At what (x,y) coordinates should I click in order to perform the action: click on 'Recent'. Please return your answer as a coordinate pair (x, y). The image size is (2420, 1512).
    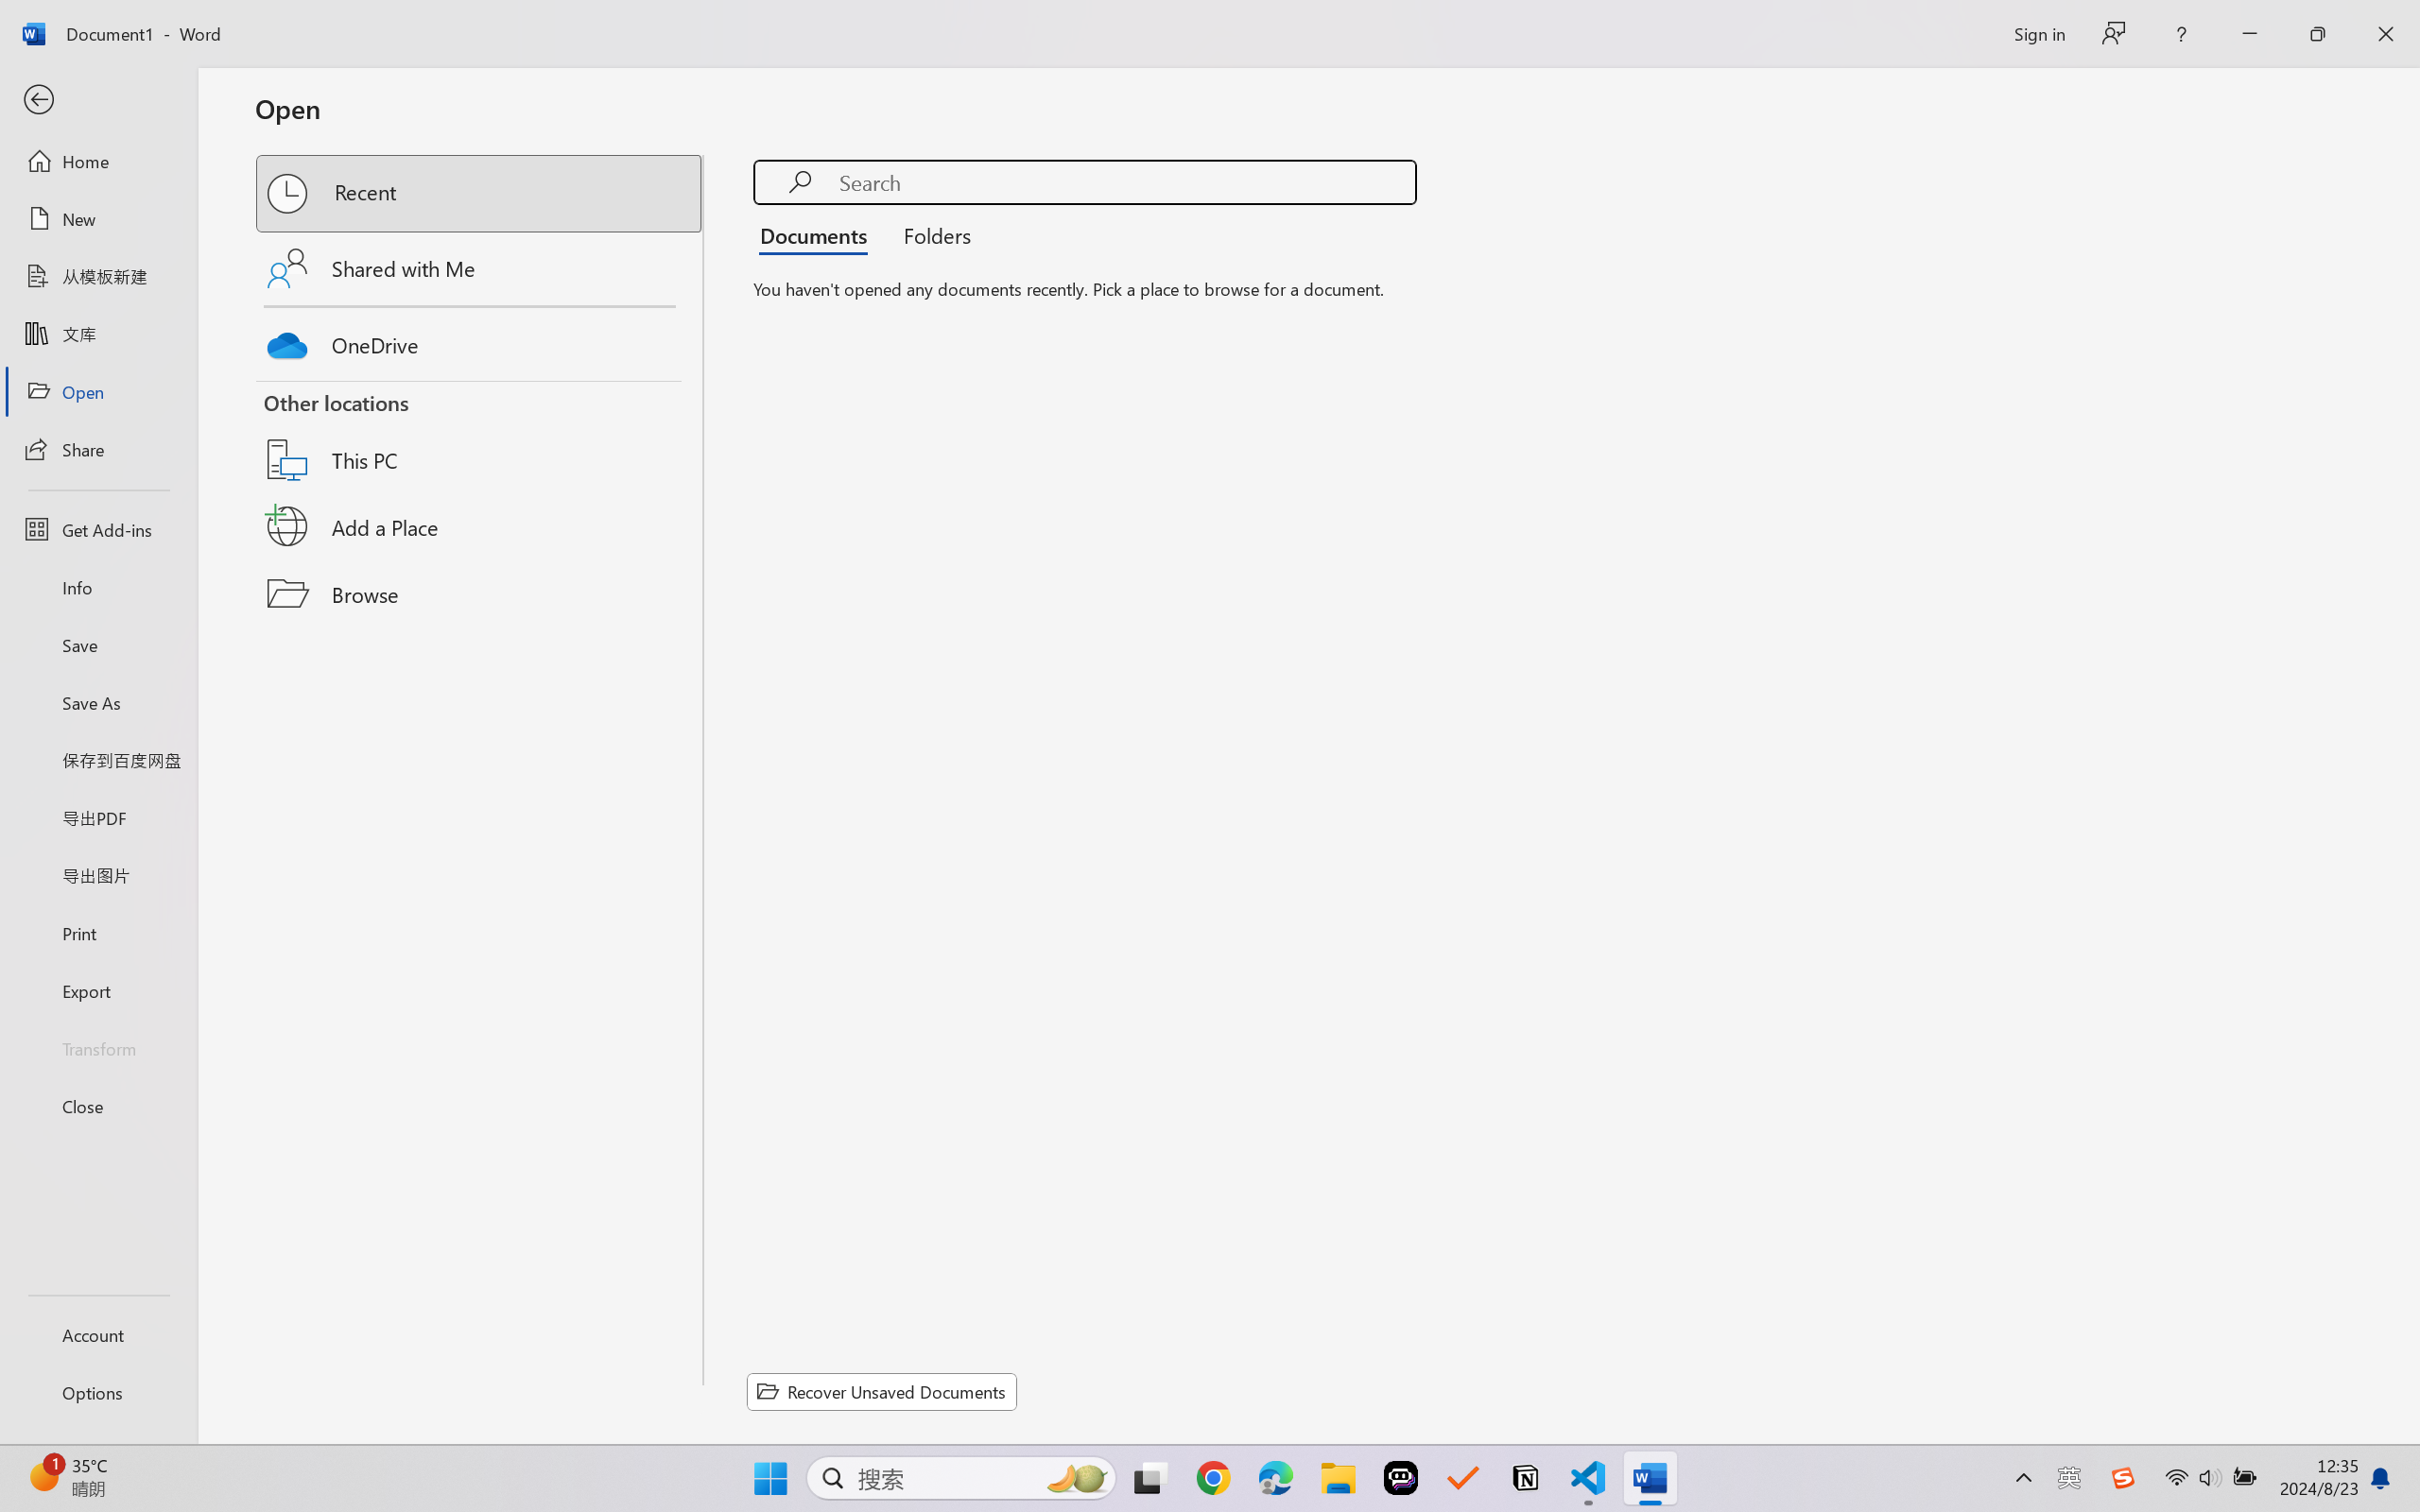
    Looking at the image, I should click on (480, 192).